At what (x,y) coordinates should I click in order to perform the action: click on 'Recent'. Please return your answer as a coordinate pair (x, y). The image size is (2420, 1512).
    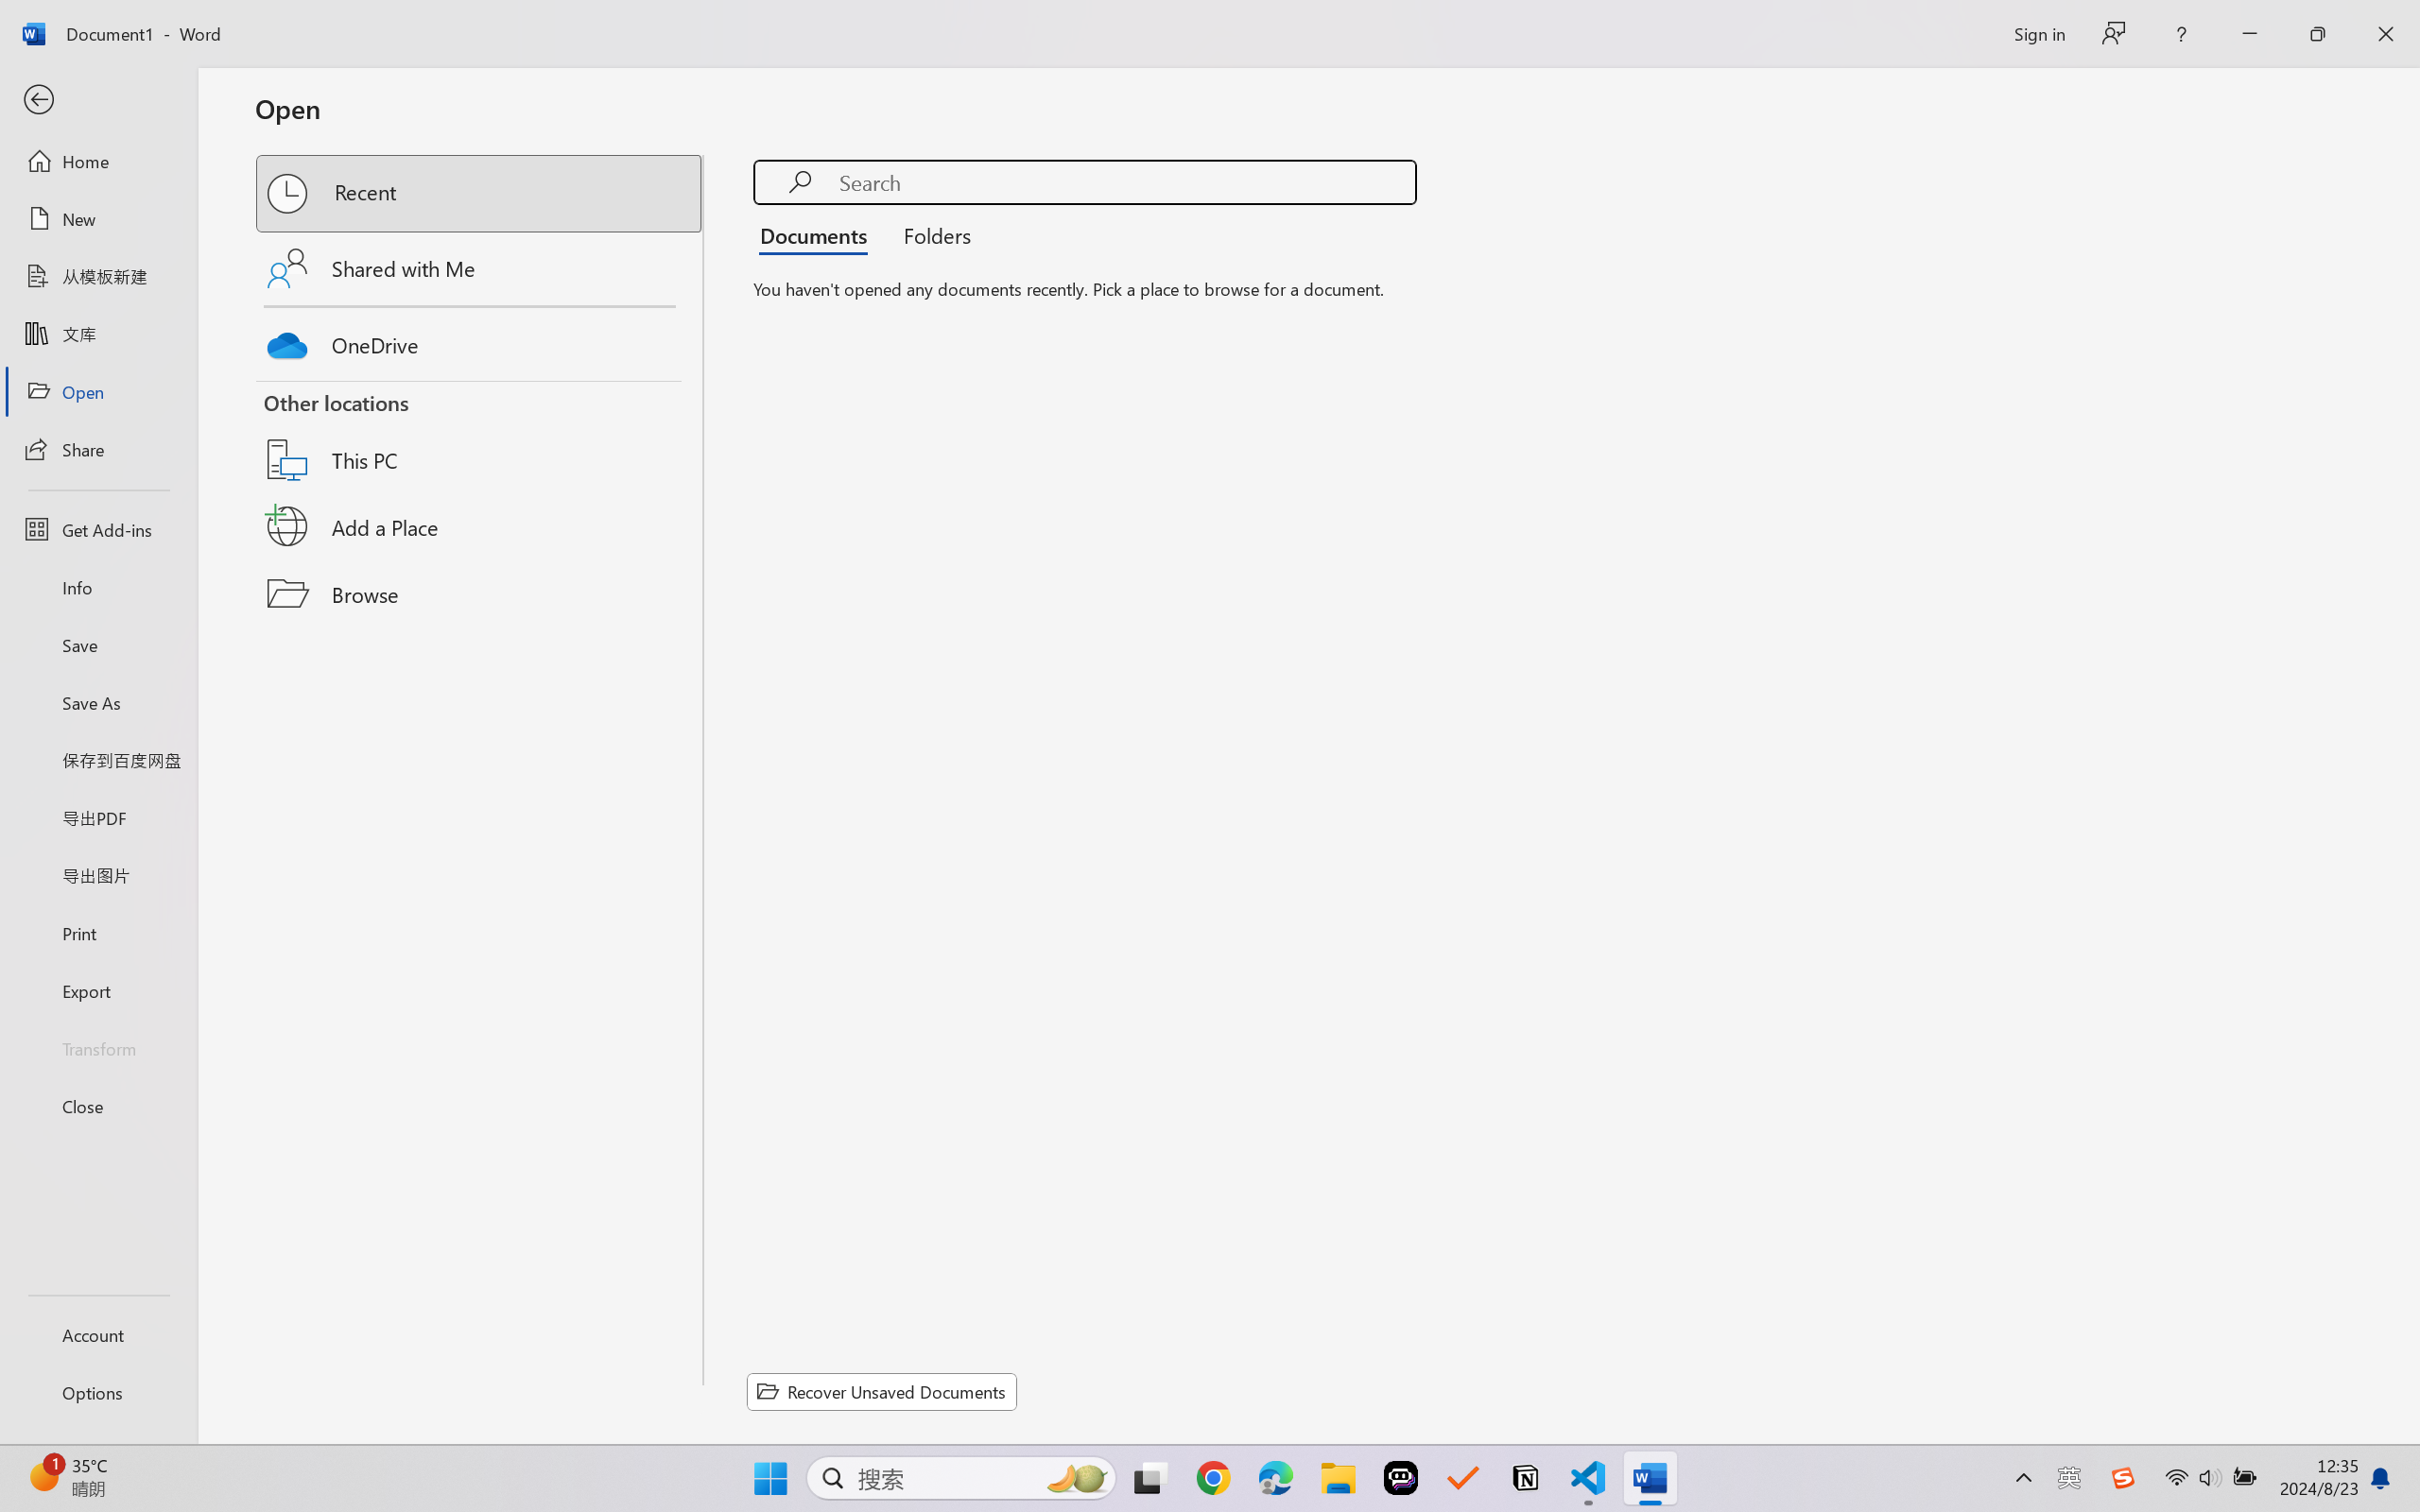
    Looking at the image, I should click on (480, 192).